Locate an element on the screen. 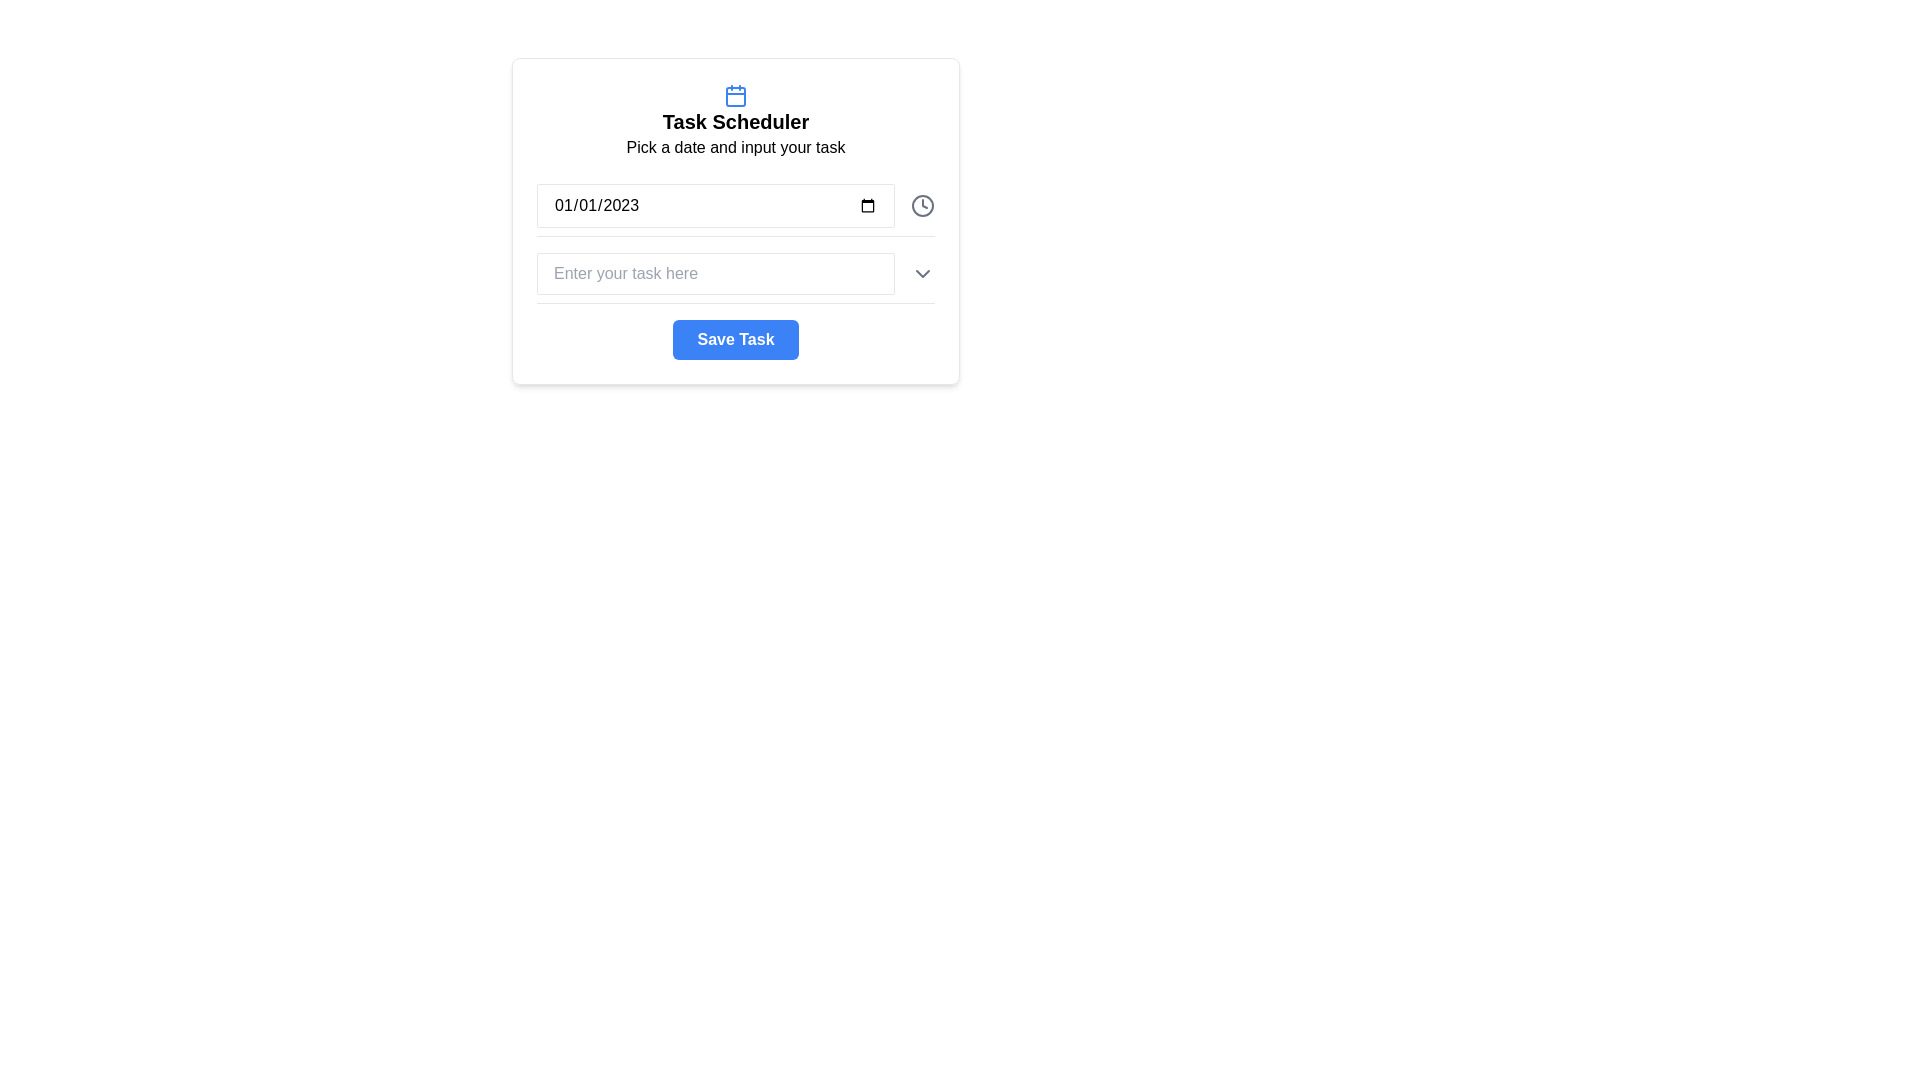  the central pivot circle of the clock icon located to the right of the date input field is located at coordinates (921, 205).